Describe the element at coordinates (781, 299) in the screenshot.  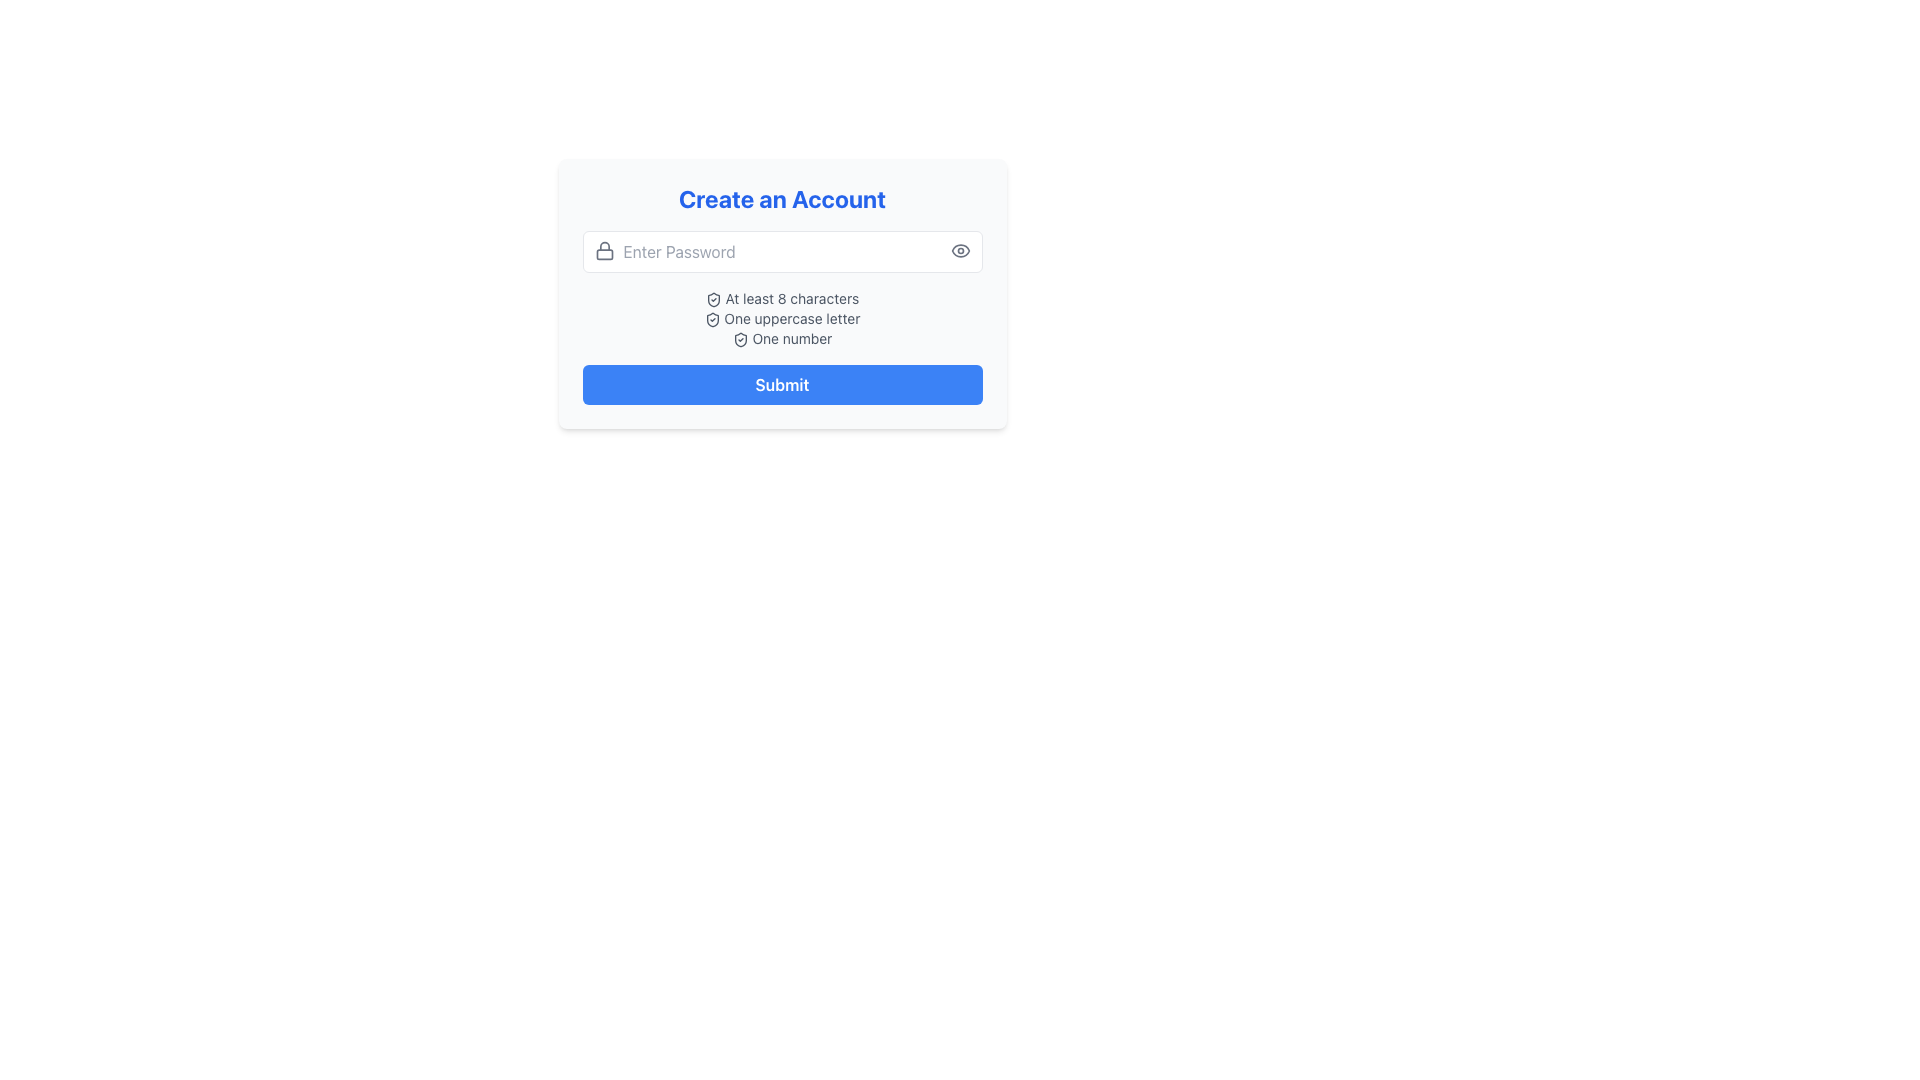
I see `the first text description in the password requirements list located below the password input field in the 'Create an Account' form` at that location.